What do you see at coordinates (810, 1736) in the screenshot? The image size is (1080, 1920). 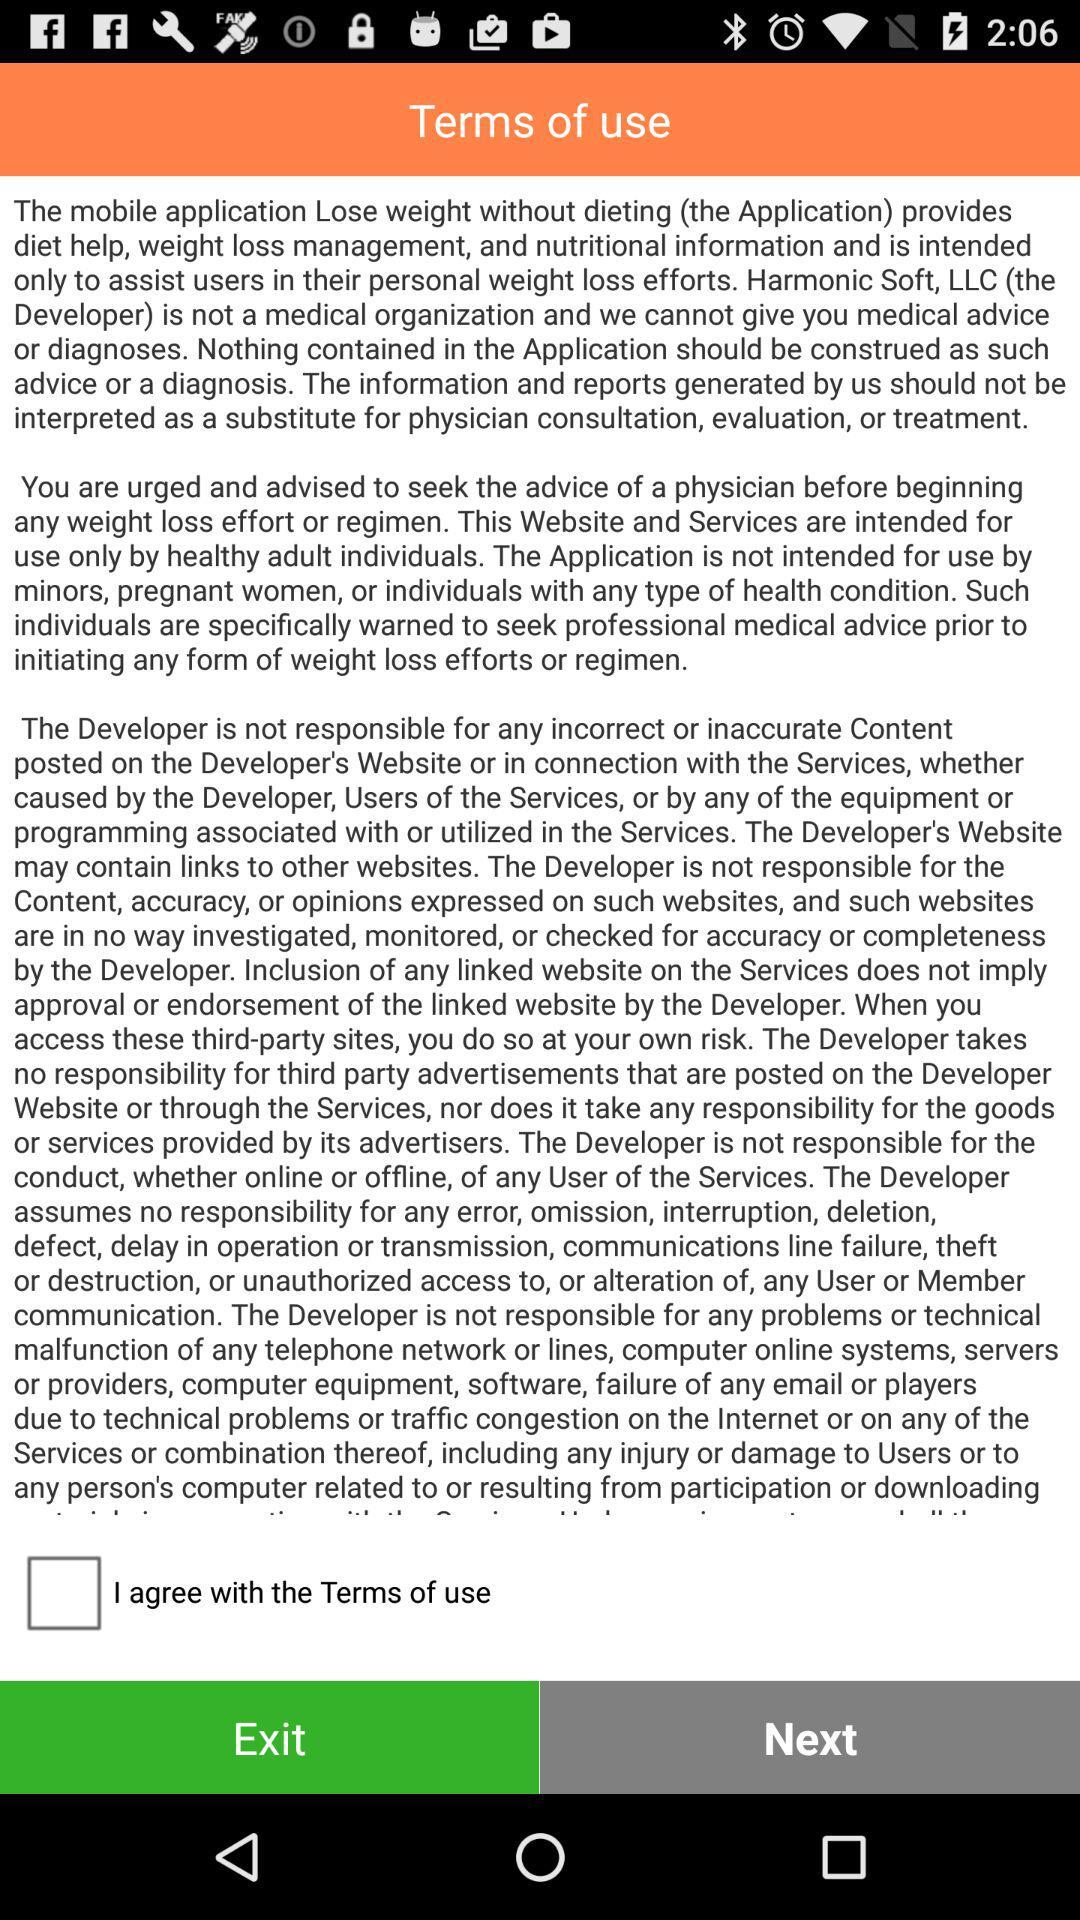 I see `the icon below the the mobile application item` at bounding box center [810, 1736].